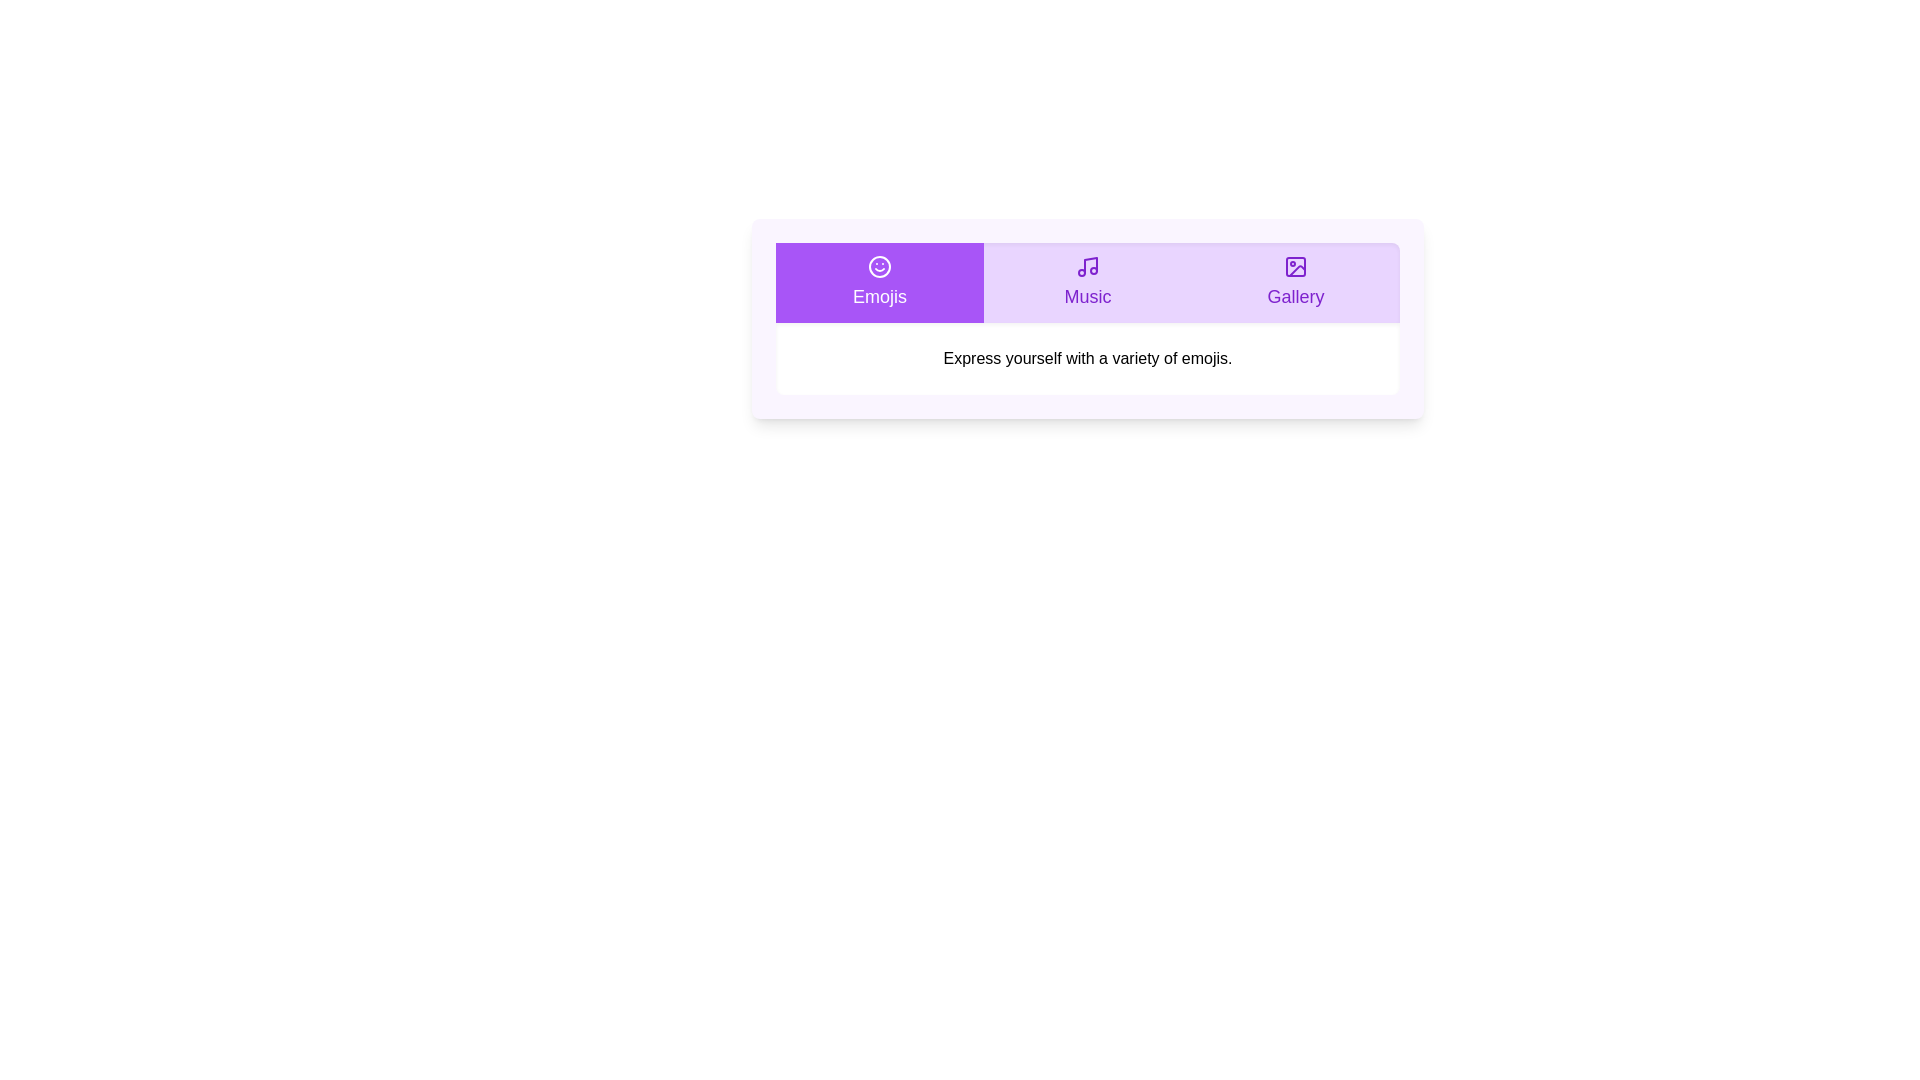  Describe the element at coordinates (1296, 282) in the screenshot. I see `the tab labeled 'Gallery' to switch its content` at that location.